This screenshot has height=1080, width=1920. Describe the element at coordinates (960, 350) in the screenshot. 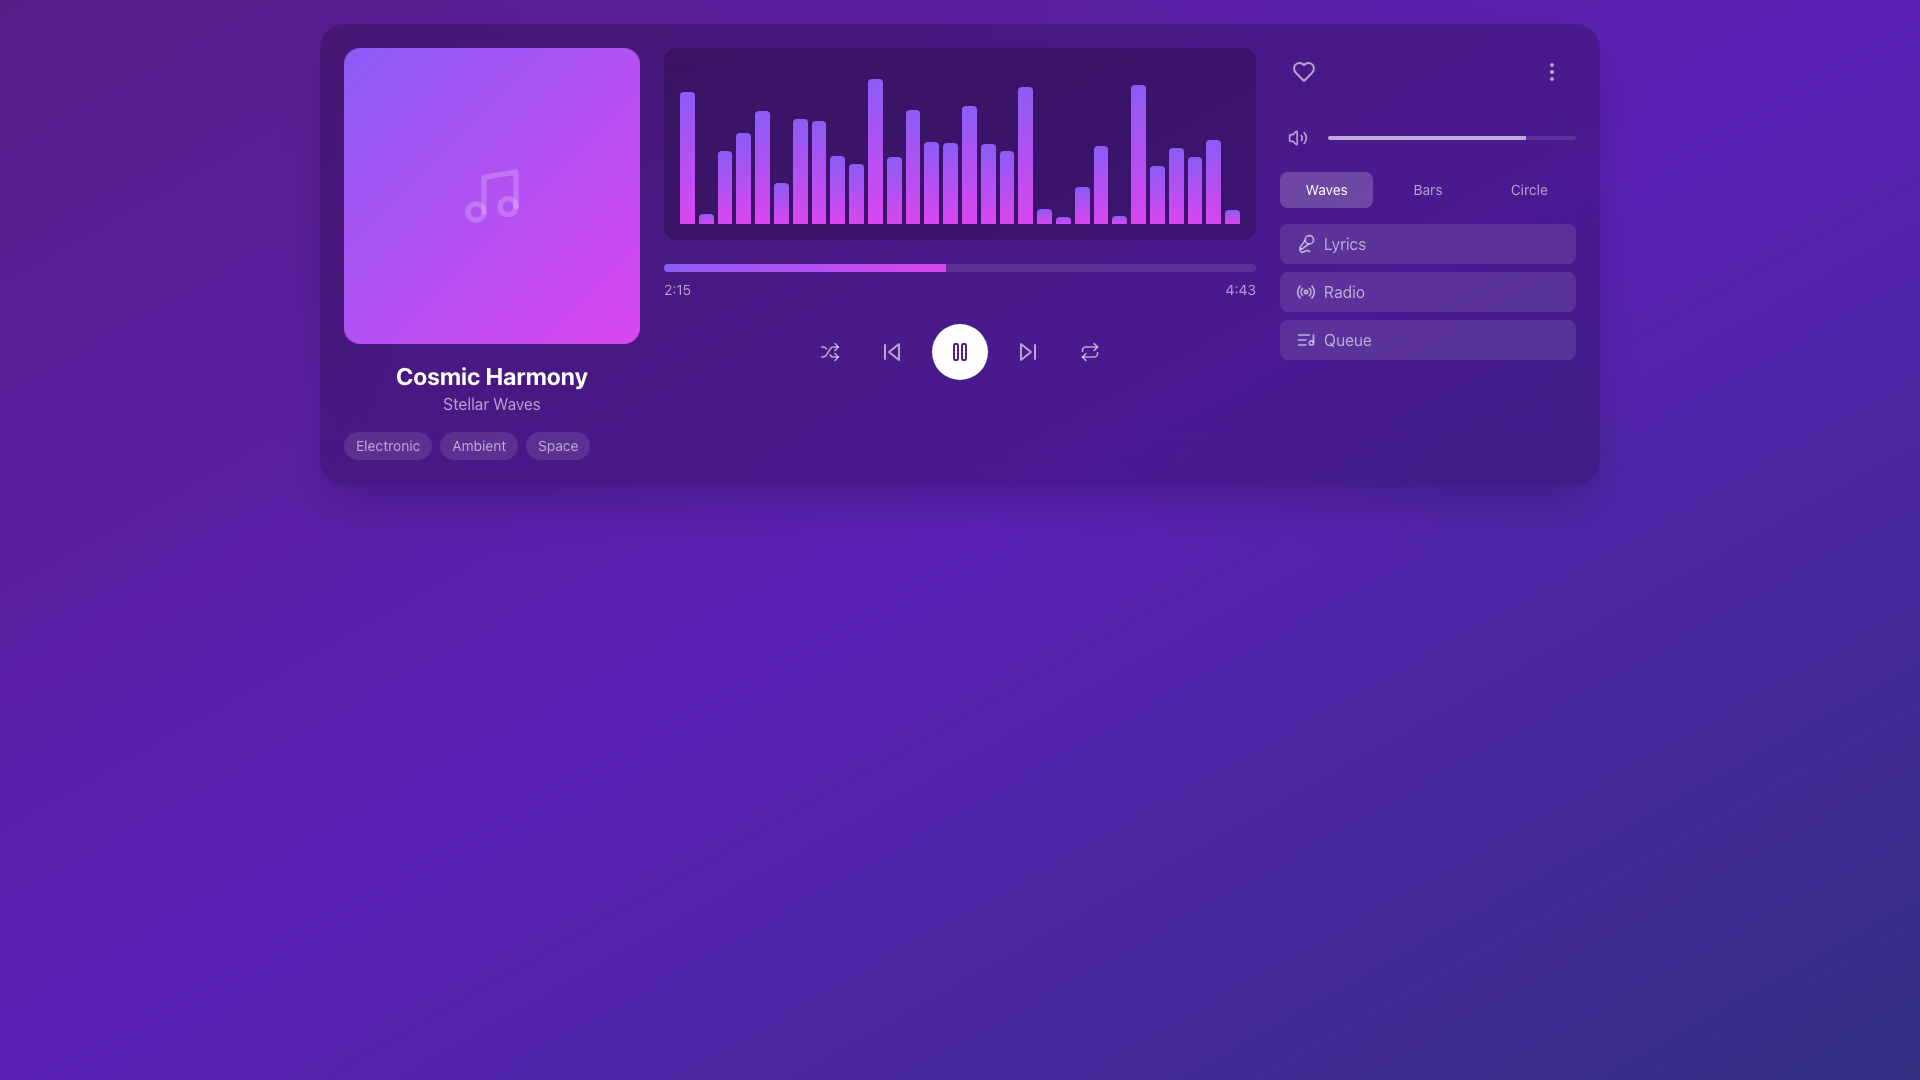

I see `the central rounded white button with a violet icon of two parallel vertical lines` at that location.